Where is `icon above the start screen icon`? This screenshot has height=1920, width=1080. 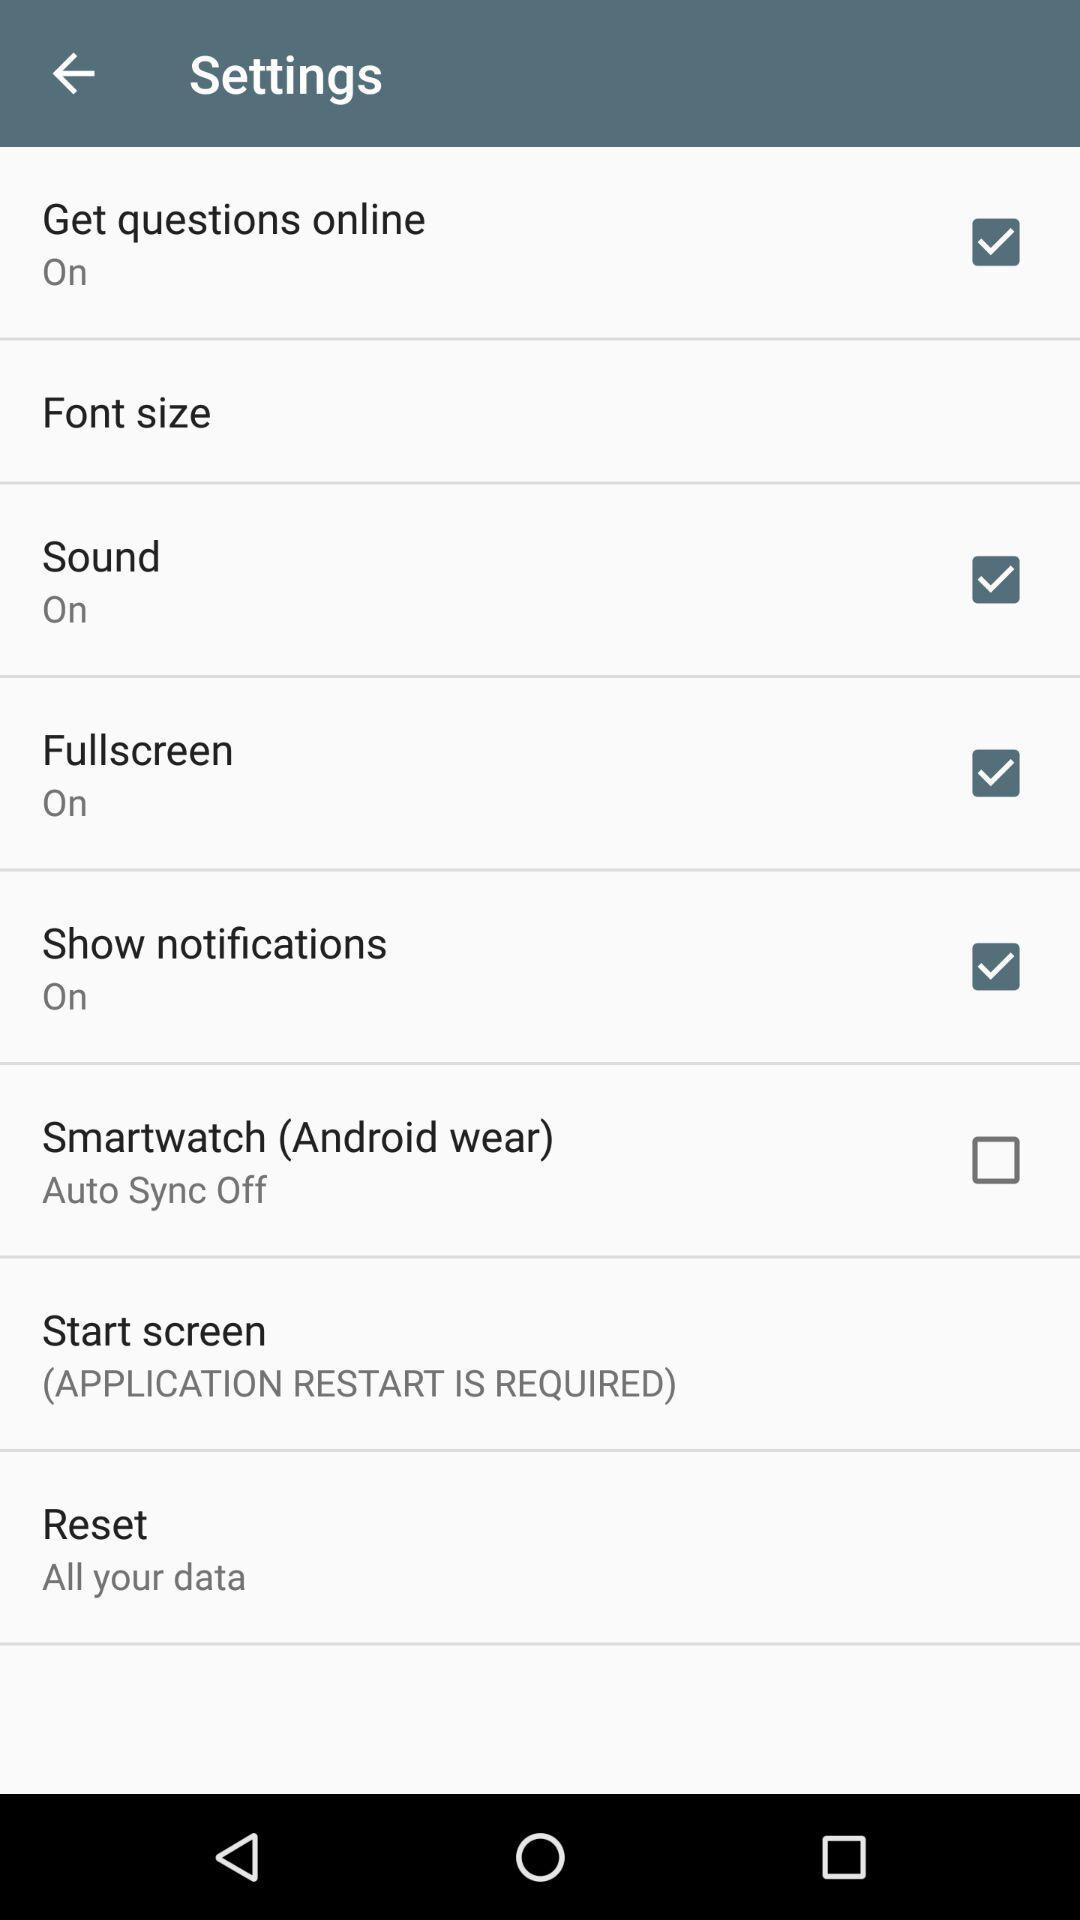 icon above the start screen icon is located at coordinates (153, 1188).